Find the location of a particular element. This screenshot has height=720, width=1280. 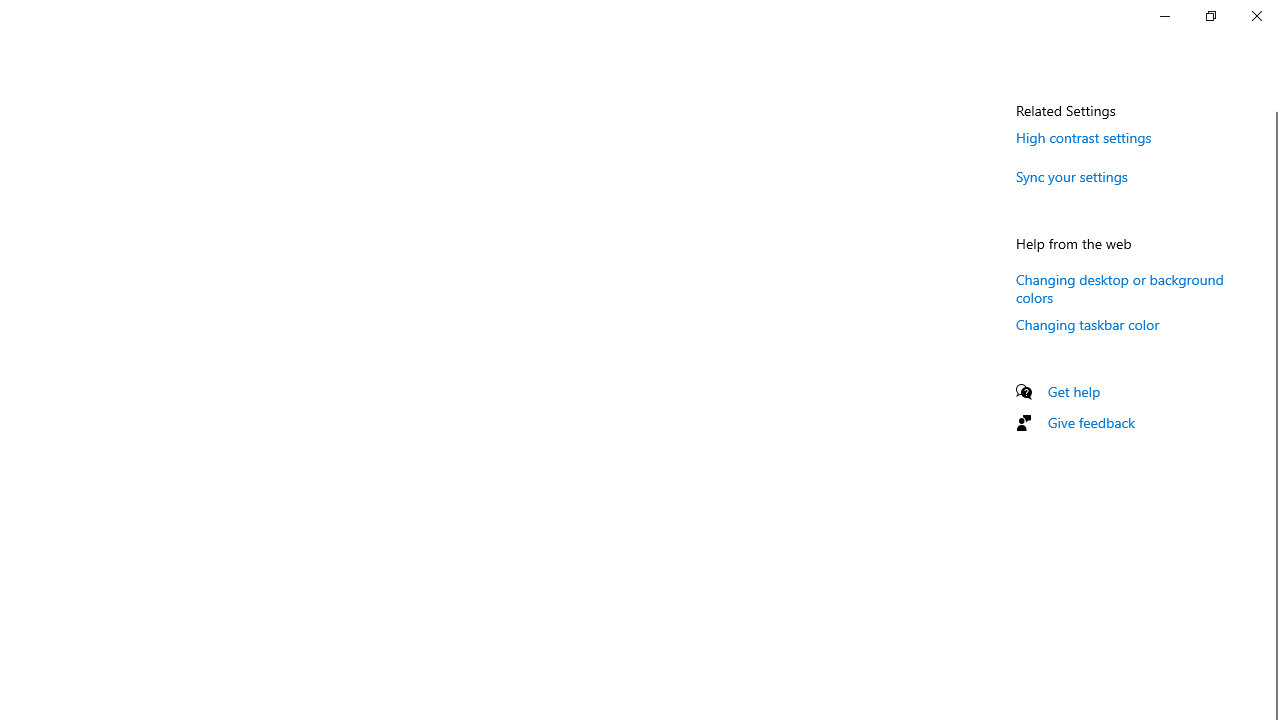

'Changing desktop or background colors' is located at coordinates (1120, 288).